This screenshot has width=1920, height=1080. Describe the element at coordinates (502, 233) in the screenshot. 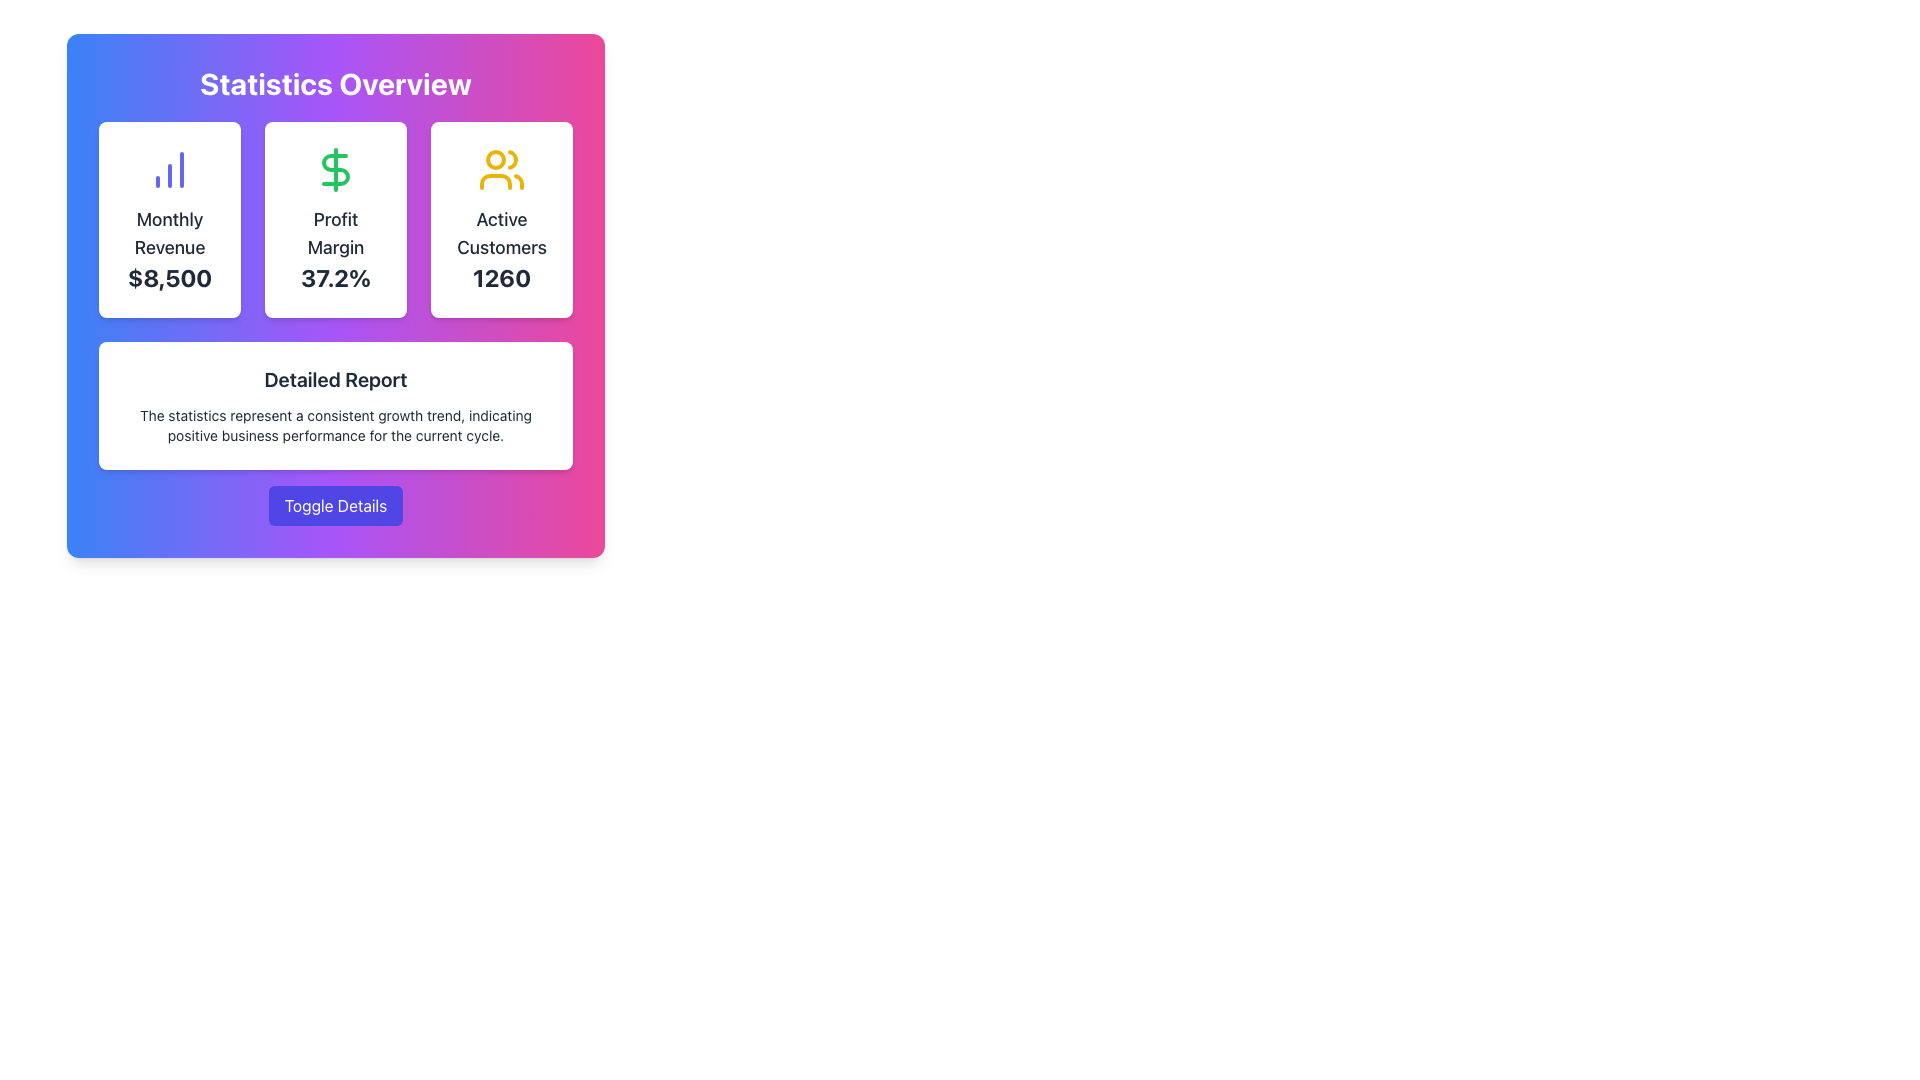

I see `the Text label in the third card under 'Statistics Overview', which provides context for the numerical value below it` at that location.